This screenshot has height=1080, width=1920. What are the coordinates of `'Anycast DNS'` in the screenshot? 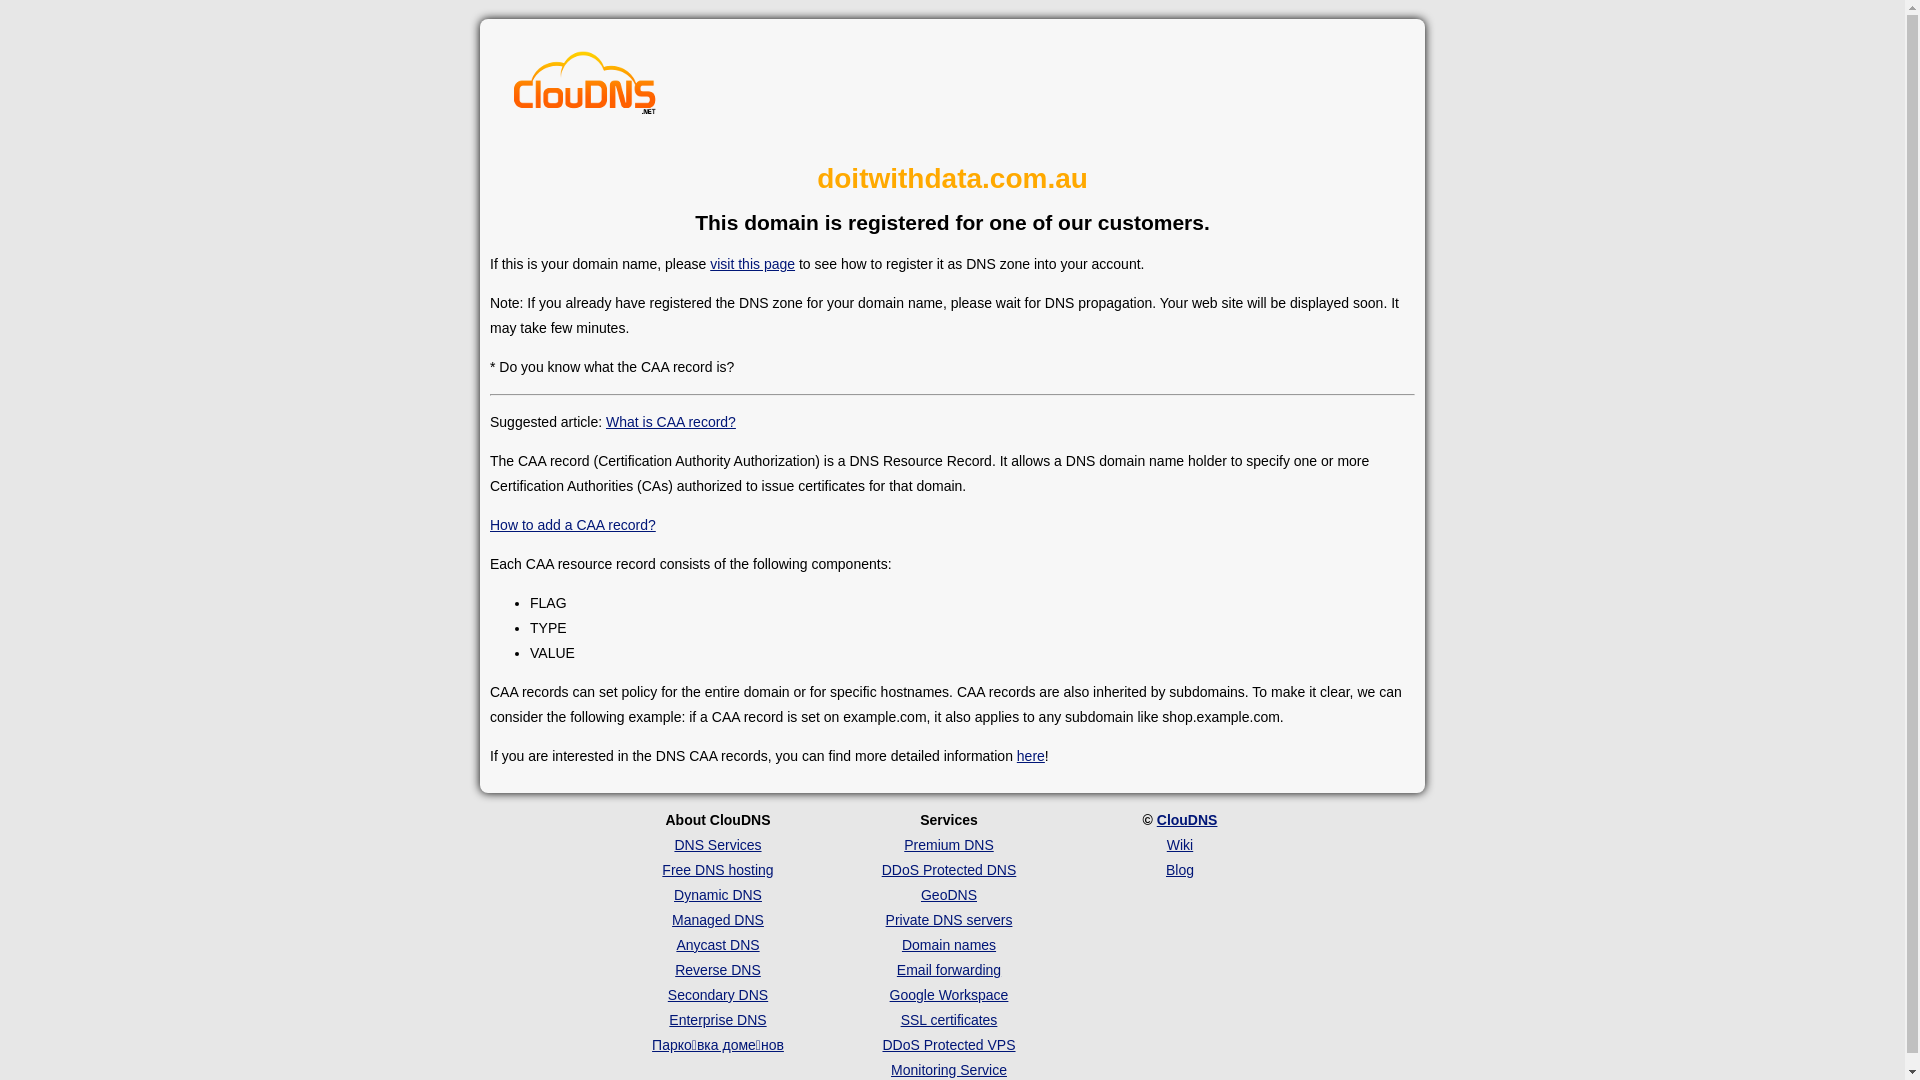 It's located at (717, 945).